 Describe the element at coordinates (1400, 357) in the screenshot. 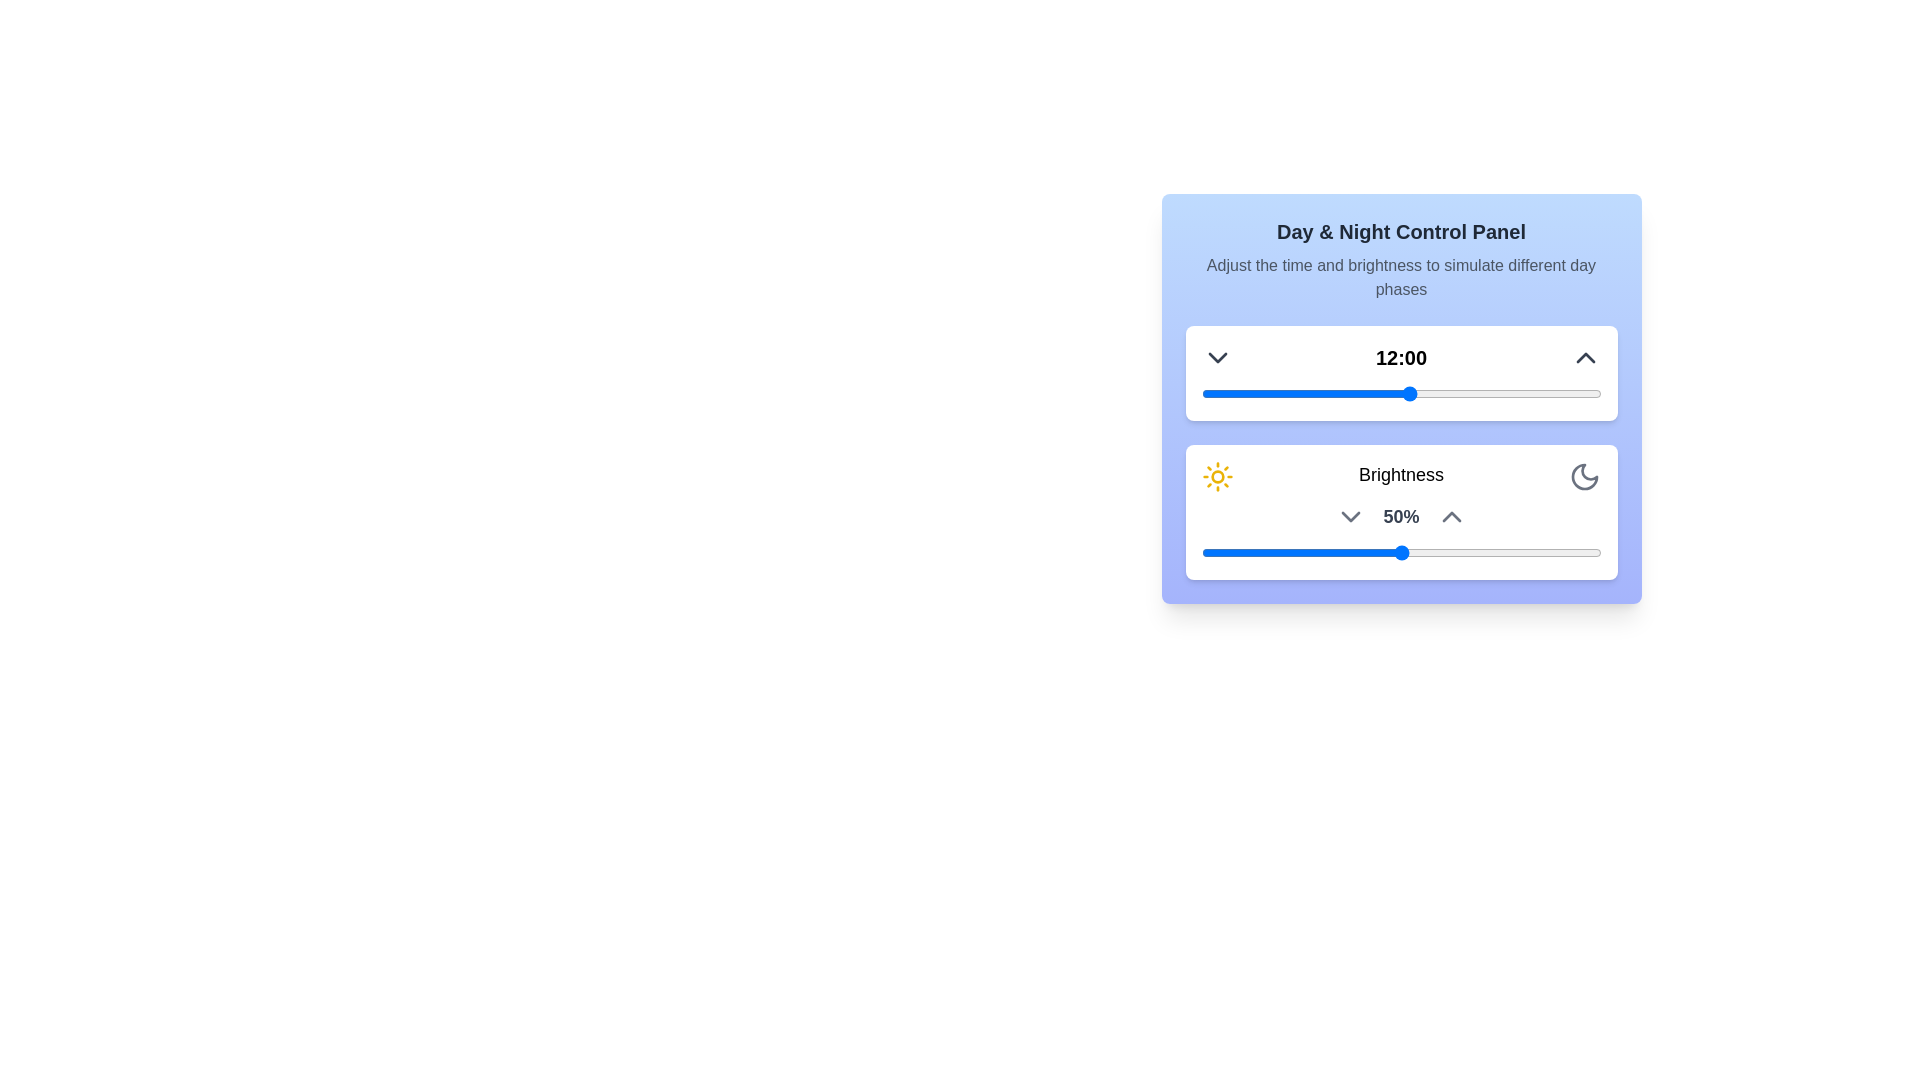

I see `the static text label displaying the current selected time in the 'Day & Night Control Panel', positioned between the upward and downward arrow buttons` at that location.